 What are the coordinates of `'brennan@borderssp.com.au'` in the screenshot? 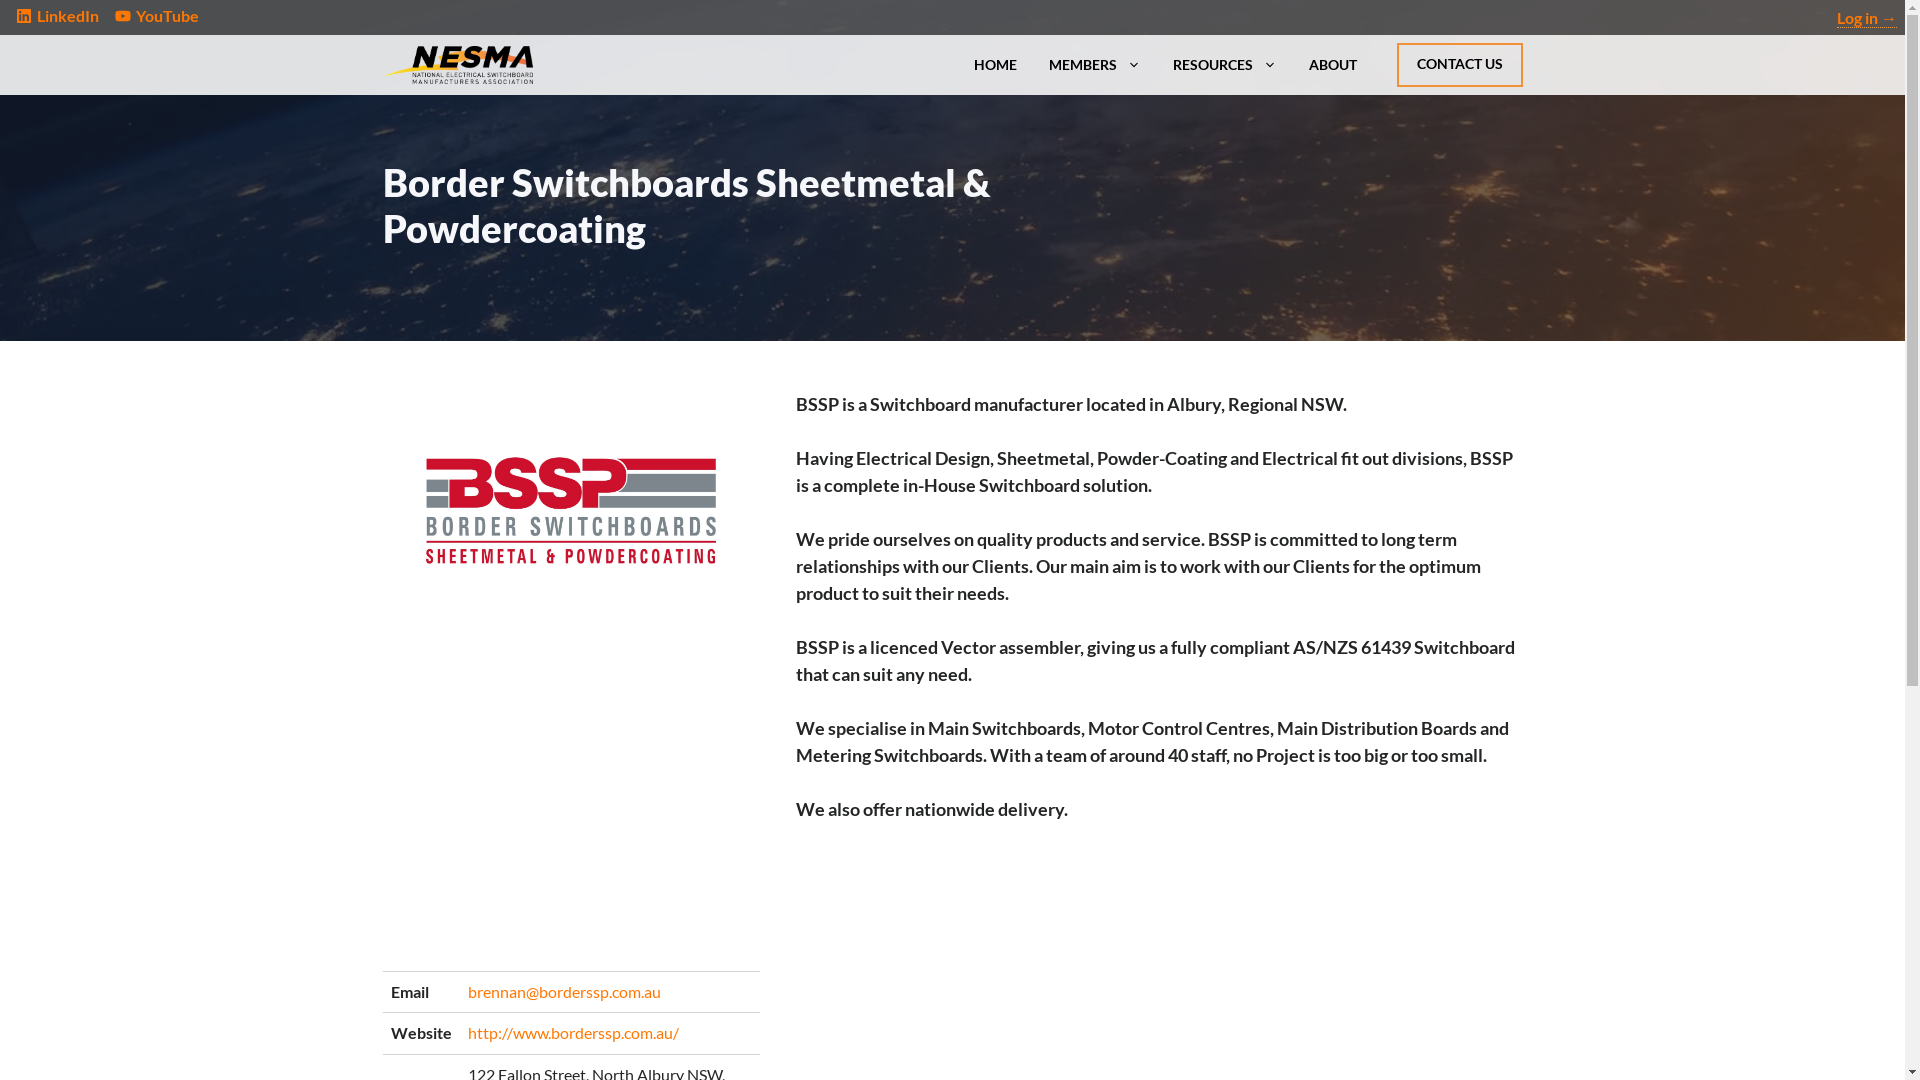 It's located at (466, 991).